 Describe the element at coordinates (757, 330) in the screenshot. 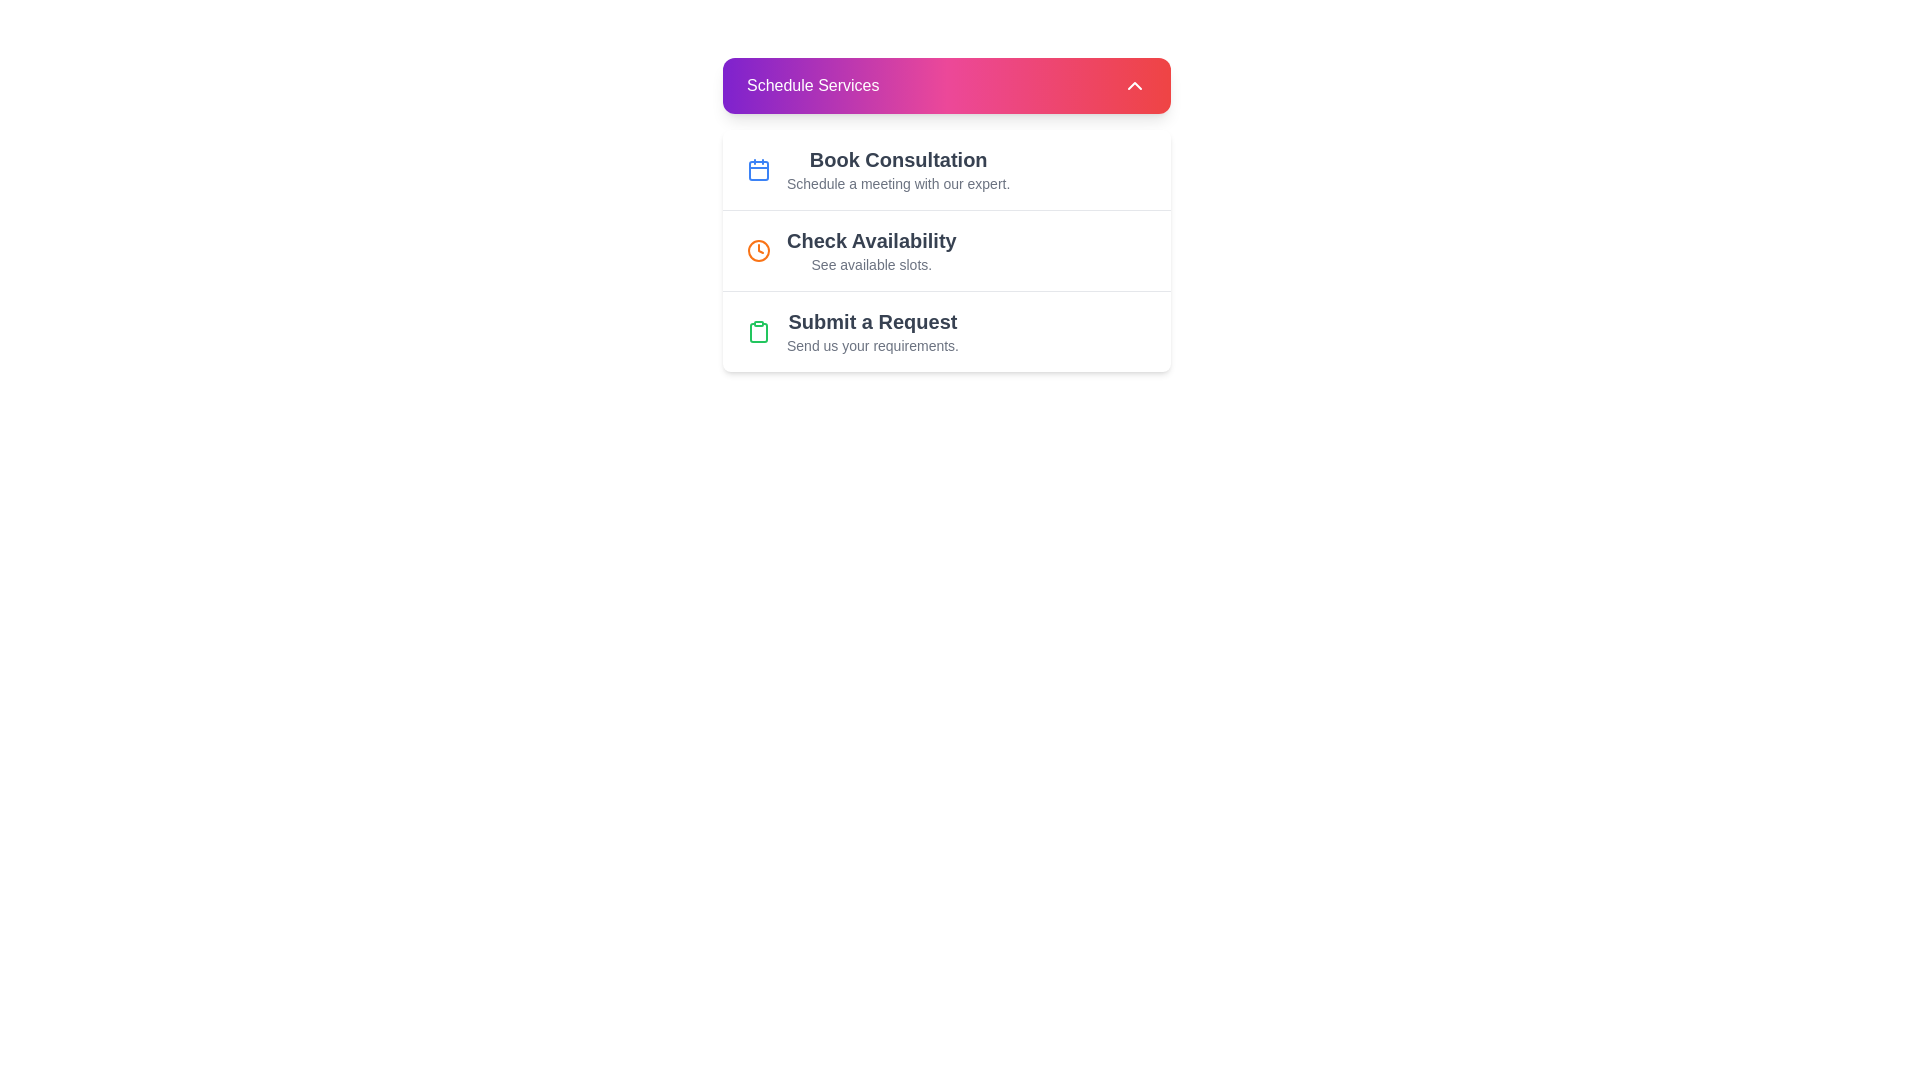

I see `the 'Submit a Request' icon located to the left of the 'Submit a Request' text in the 'Schedule Services' dropdown` at that location.